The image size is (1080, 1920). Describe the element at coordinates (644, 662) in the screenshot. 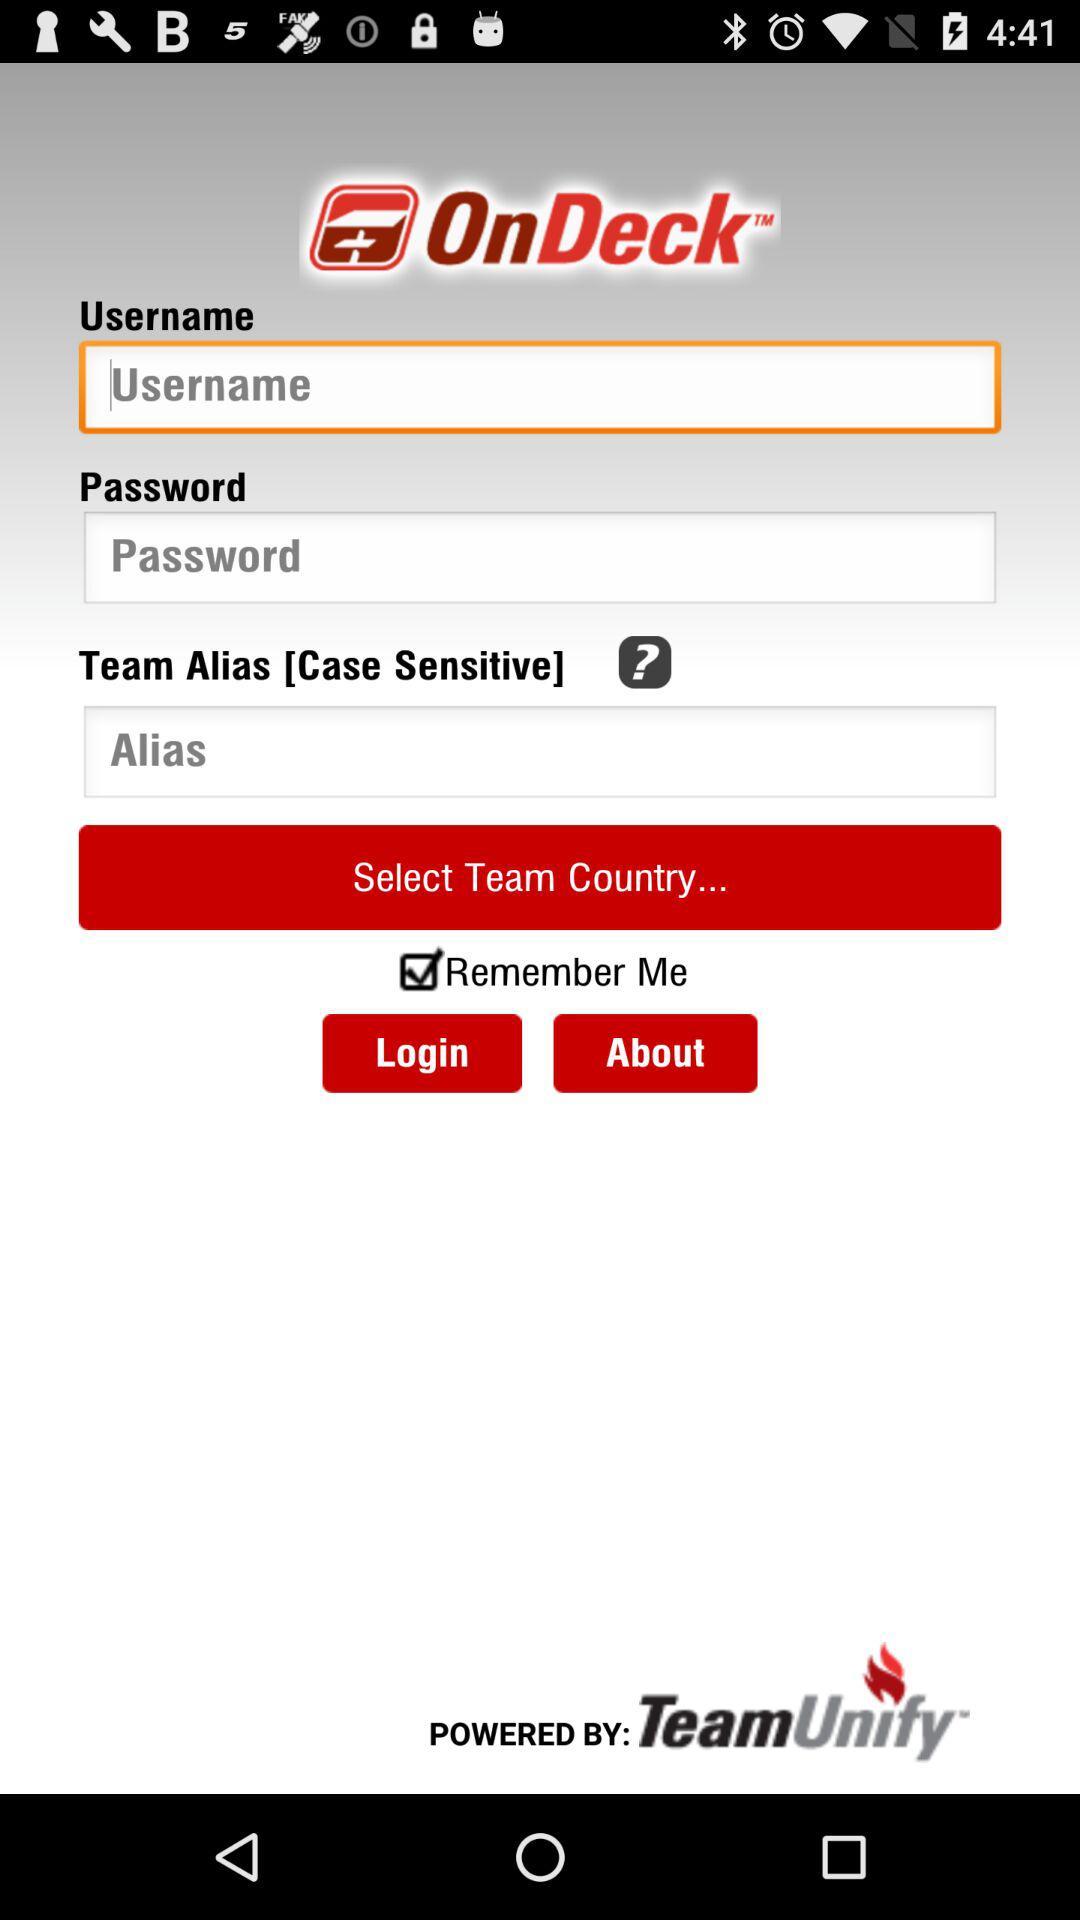

I see `qustine marke` at that location.